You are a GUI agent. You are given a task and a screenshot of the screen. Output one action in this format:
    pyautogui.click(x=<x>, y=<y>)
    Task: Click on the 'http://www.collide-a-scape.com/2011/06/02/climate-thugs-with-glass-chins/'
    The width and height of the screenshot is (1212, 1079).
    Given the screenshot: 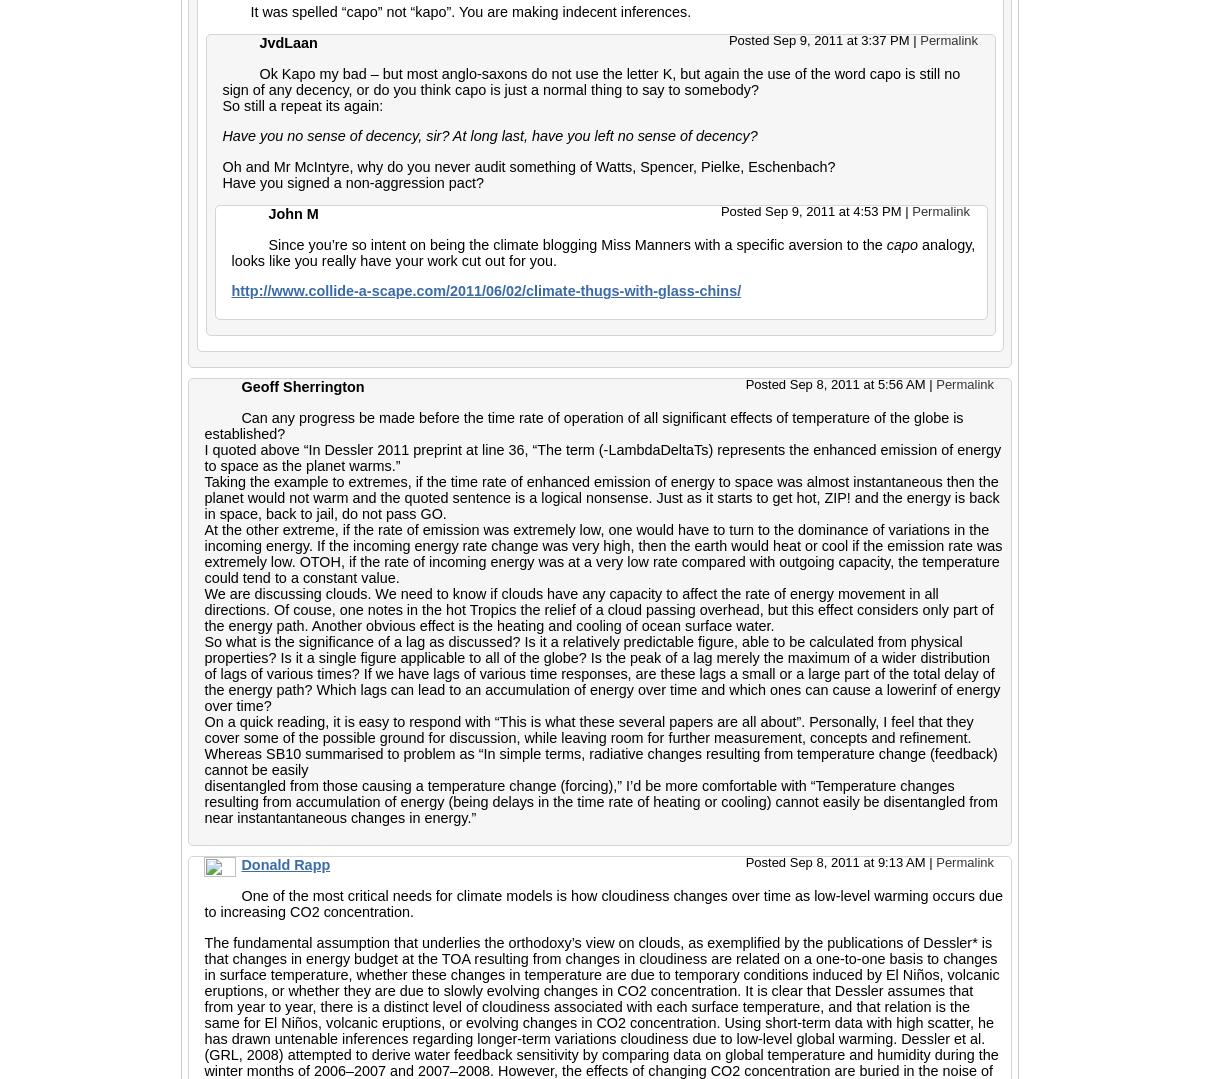 What is the action you would take?
    pyautogui.click(x=485, y=290)
    